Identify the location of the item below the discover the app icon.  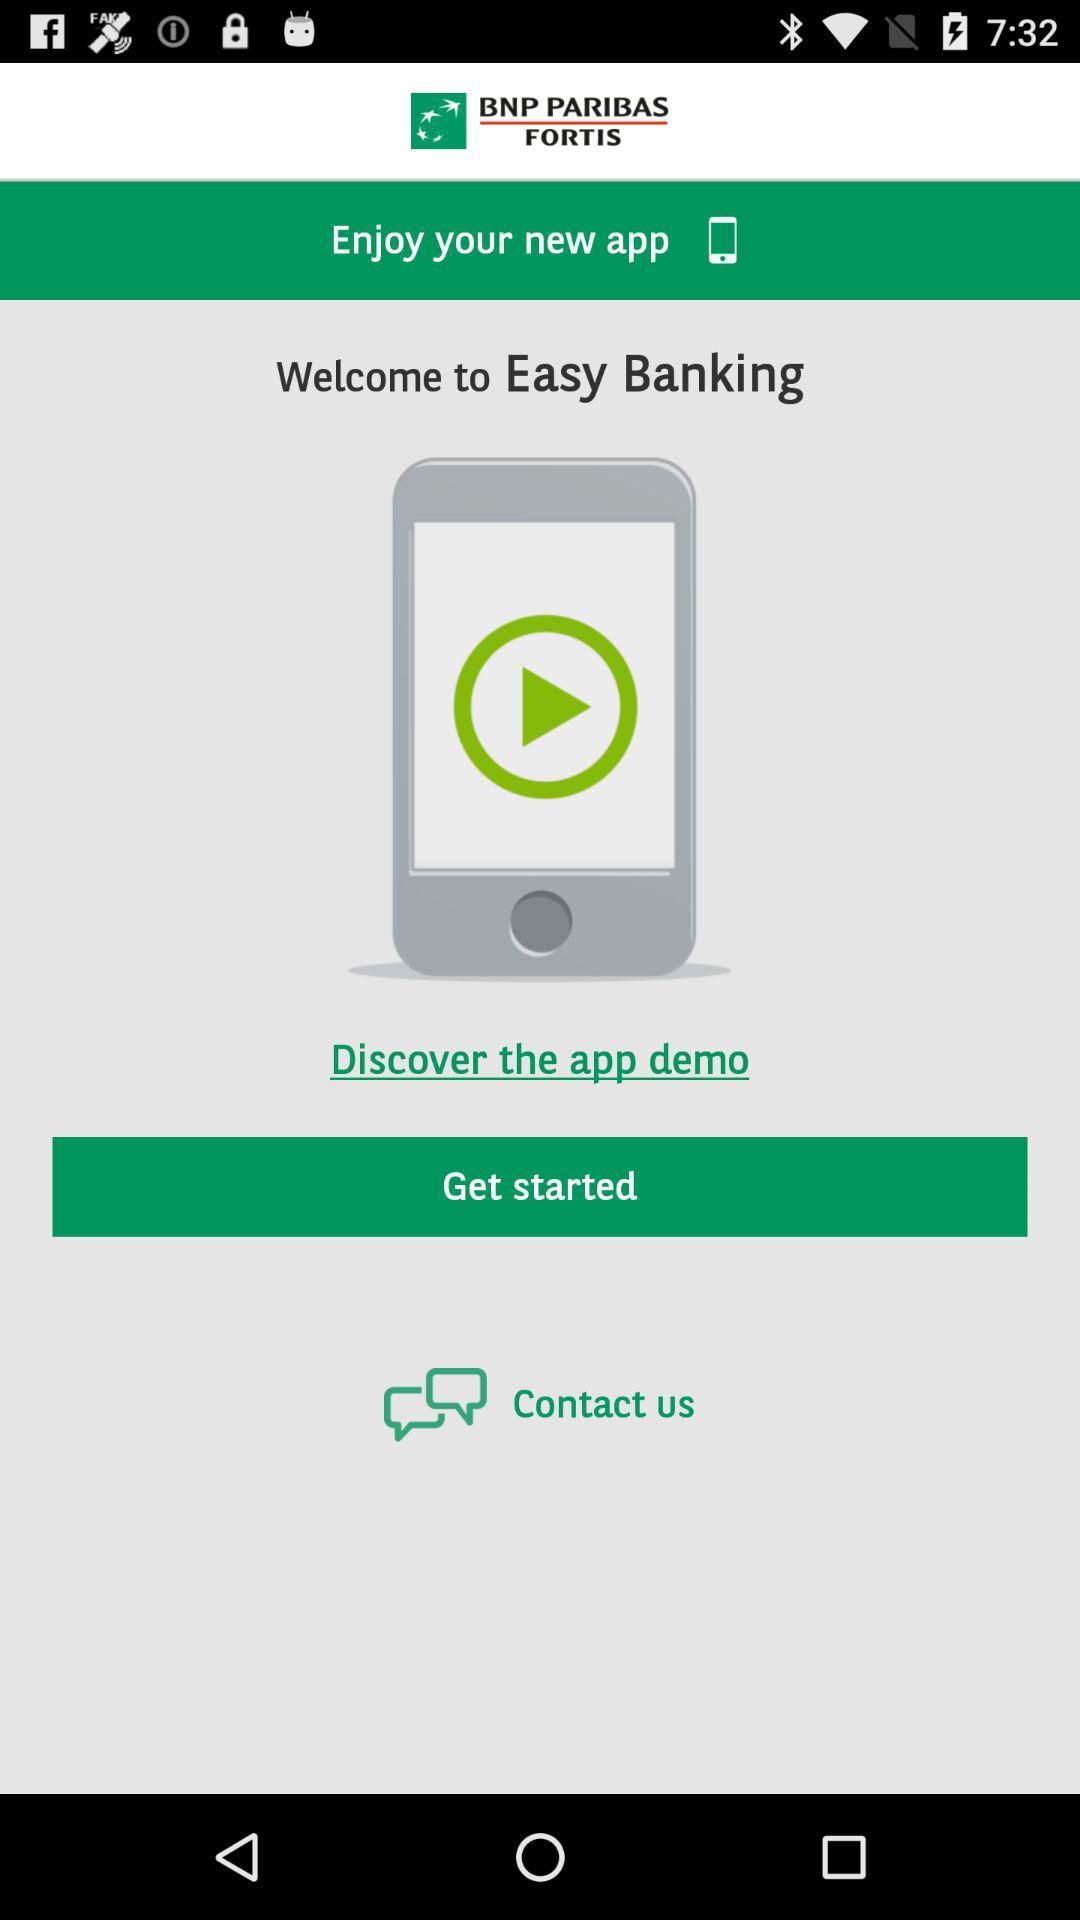
(540, 1186).